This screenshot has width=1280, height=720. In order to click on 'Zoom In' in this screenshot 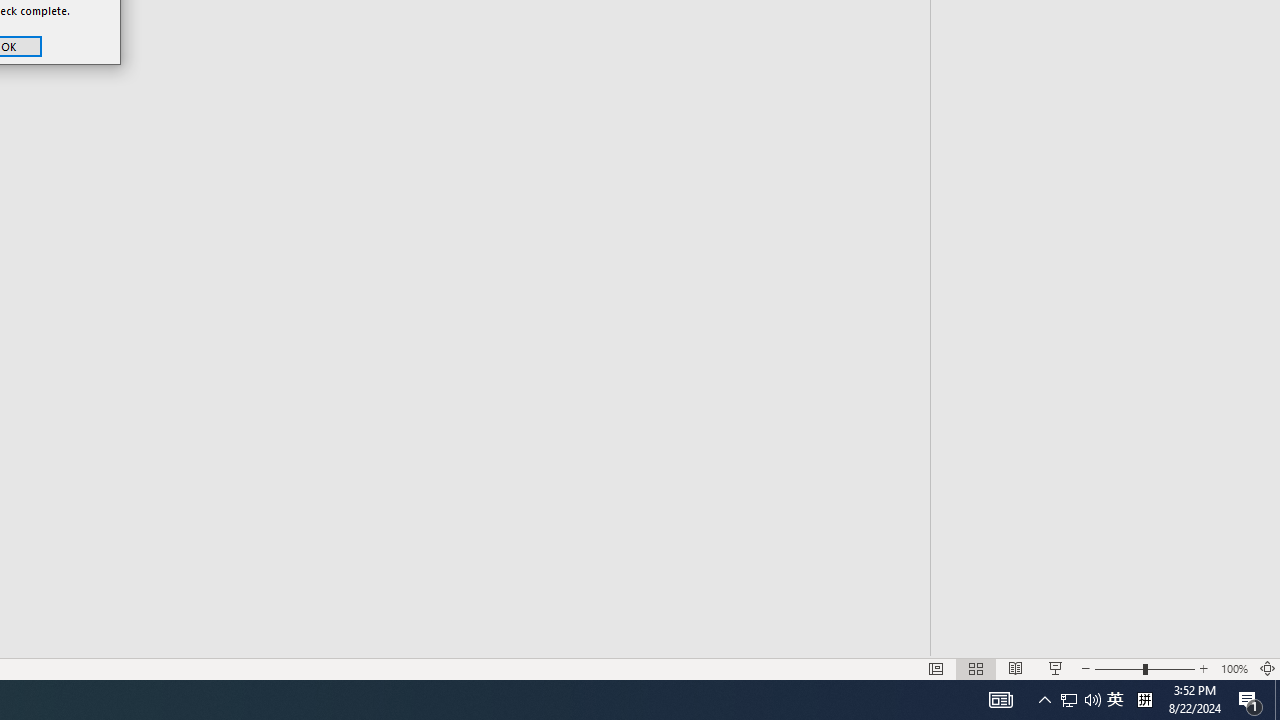, I will do `click(1204, 640)`.